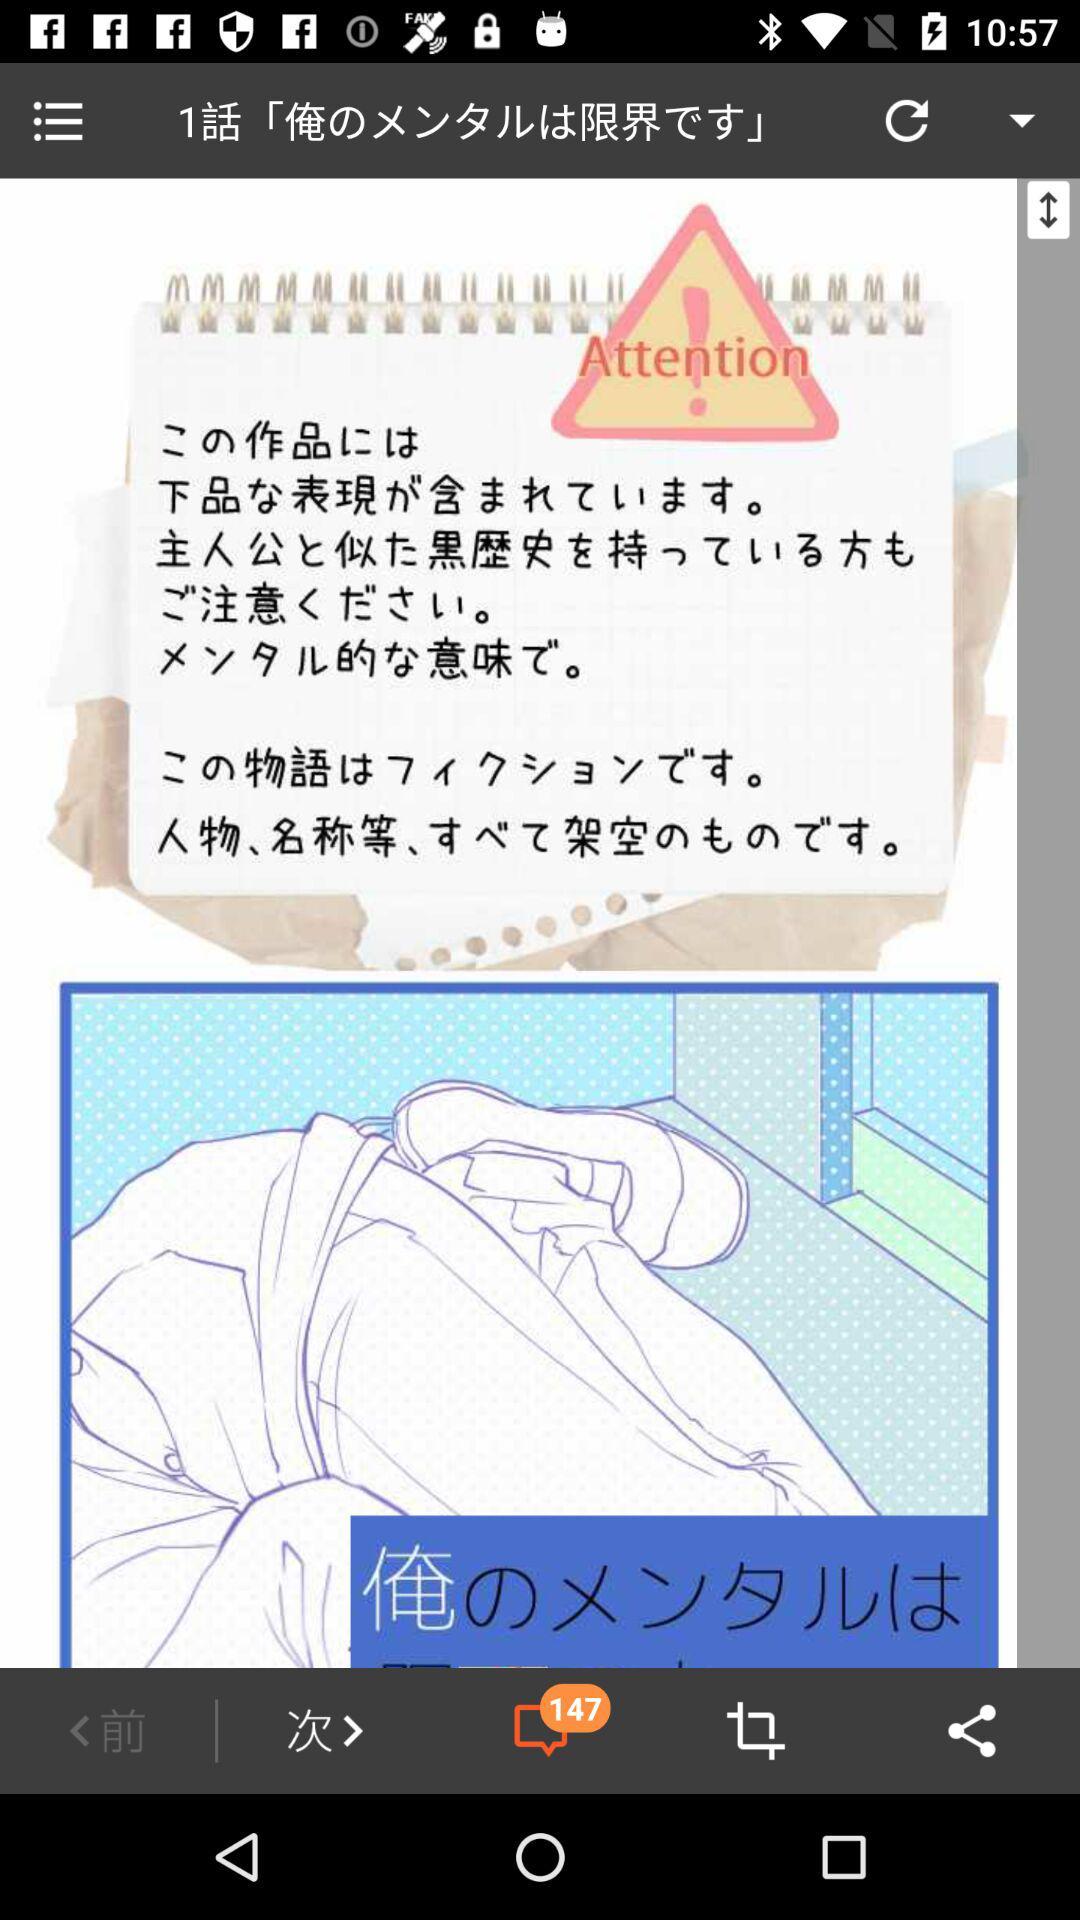  What do you see at coordinates (1022, 119) in the screenshot?
I see `the expand_more icon` at bounding box center [1022, 119].